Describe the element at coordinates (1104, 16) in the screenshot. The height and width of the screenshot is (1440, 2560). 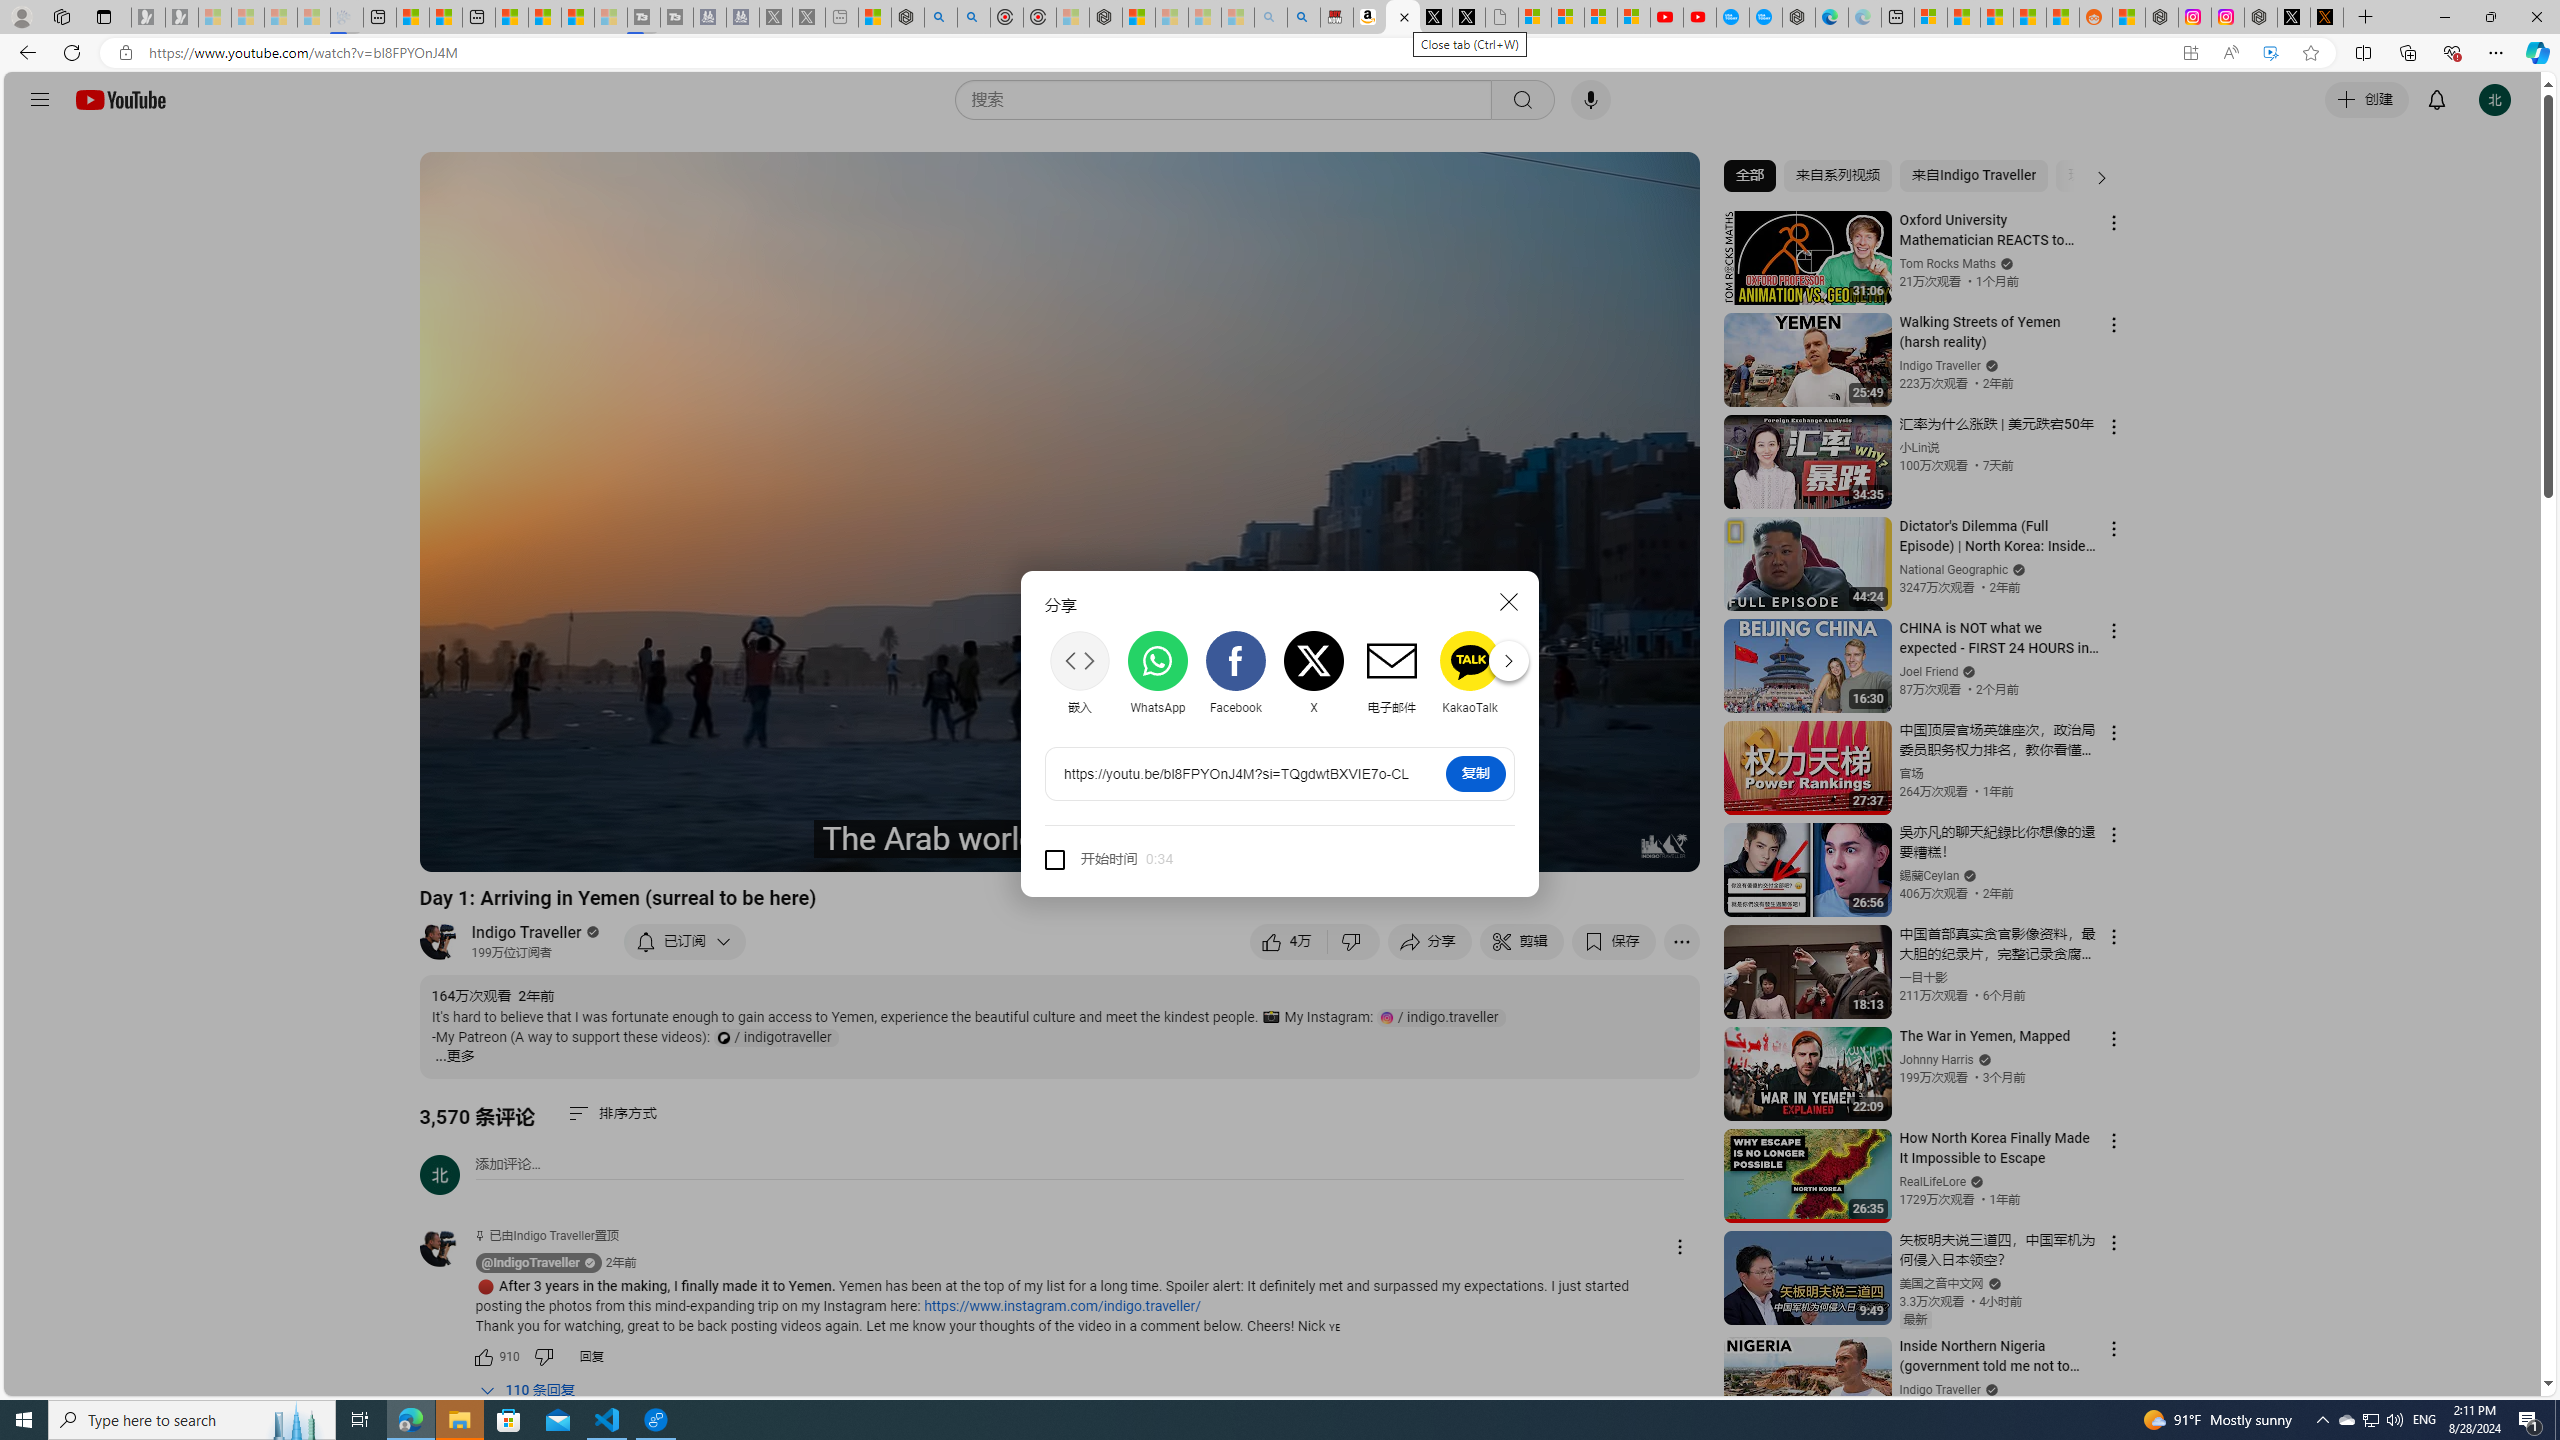
I see `'Nordace - Nordace Siena Is Not An Ordinary Backpack'` at that location.